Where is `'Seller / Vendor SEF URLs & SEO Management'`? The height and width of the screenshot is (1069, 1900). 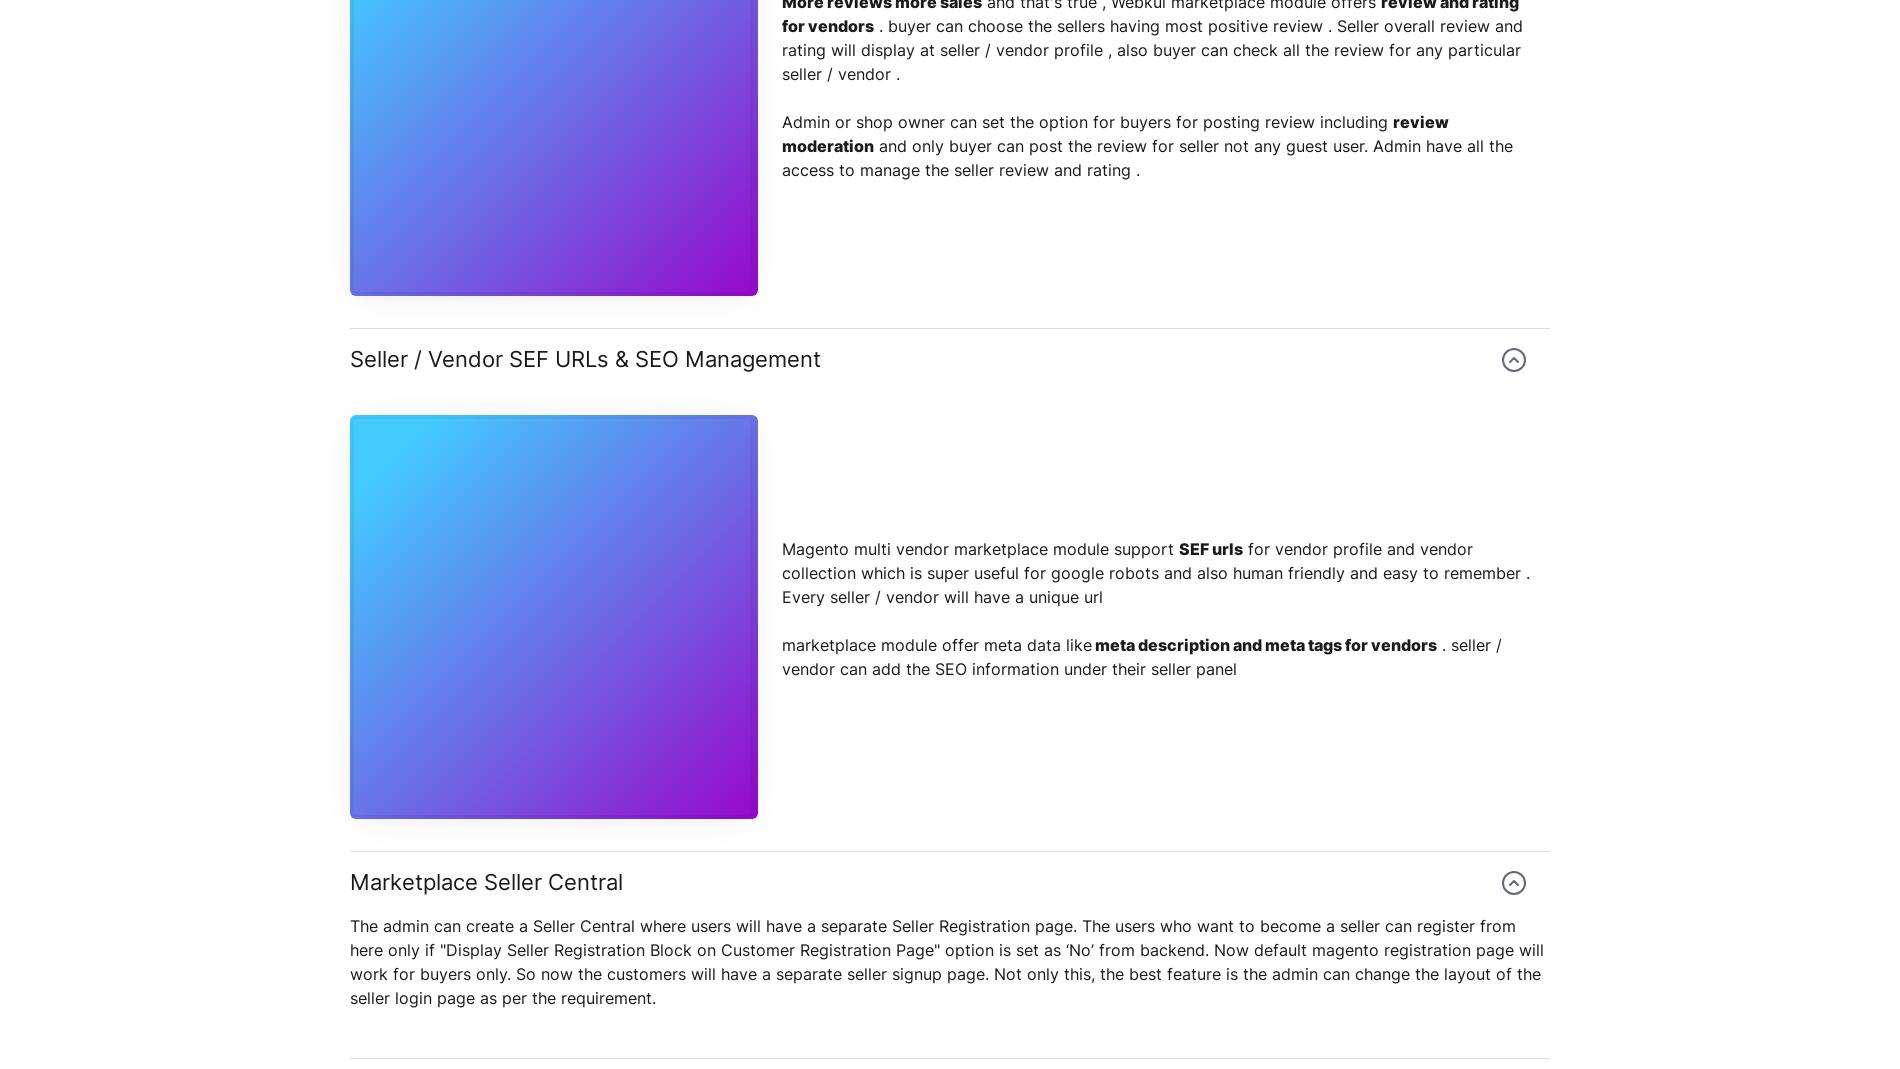 'Seller / Vendor SEF URLs & SEO Management' is located at coordinates (585, 358).